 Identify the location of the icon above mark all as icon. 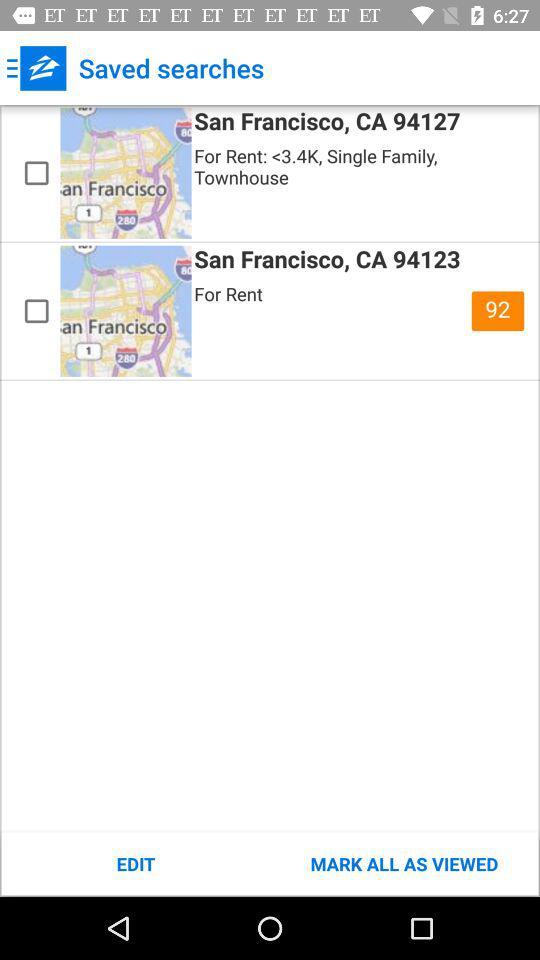
(496, 311).